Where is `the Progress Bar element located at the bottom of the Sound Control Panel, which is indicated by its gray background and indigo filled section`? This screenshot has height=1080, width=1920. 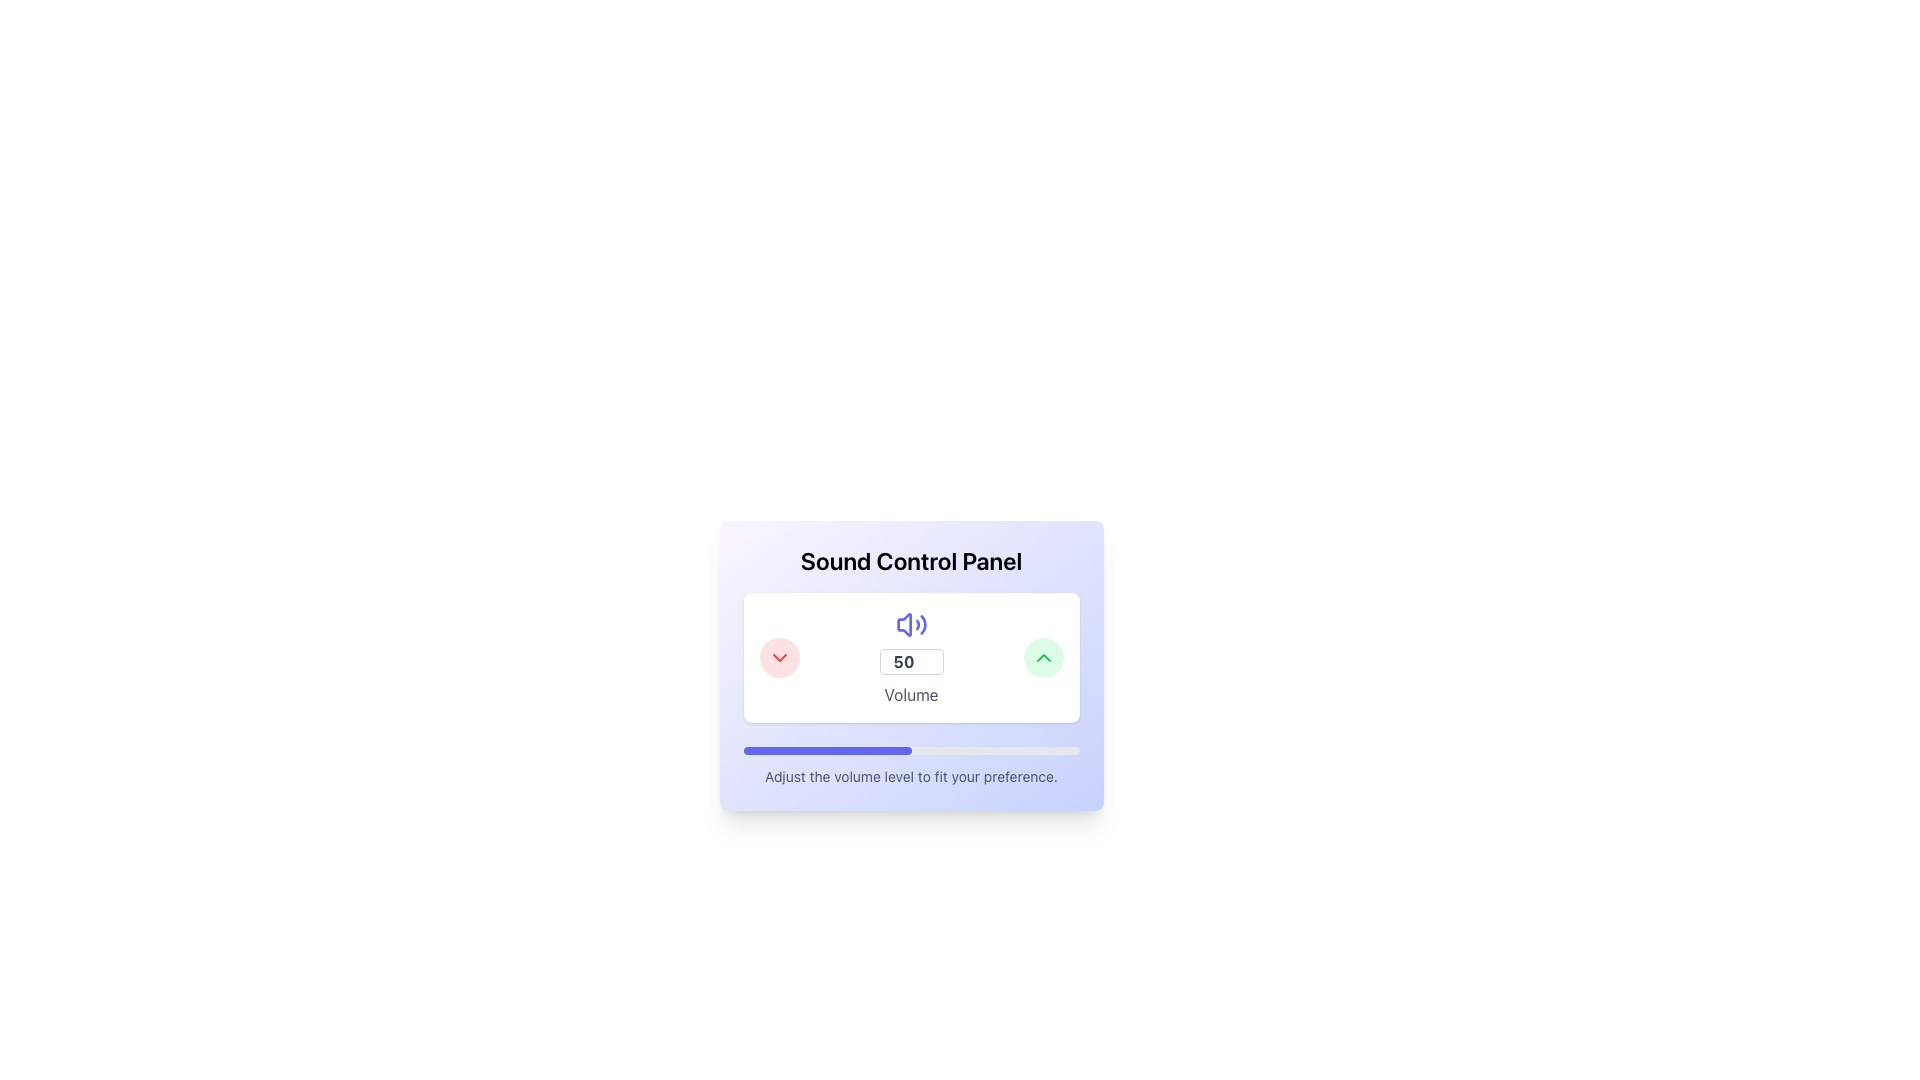
the Progress Bar element located at the bottom of the Sound Control Panel, which is indicated by its gray background and indigo filled section is located at coordinates (910, 751).